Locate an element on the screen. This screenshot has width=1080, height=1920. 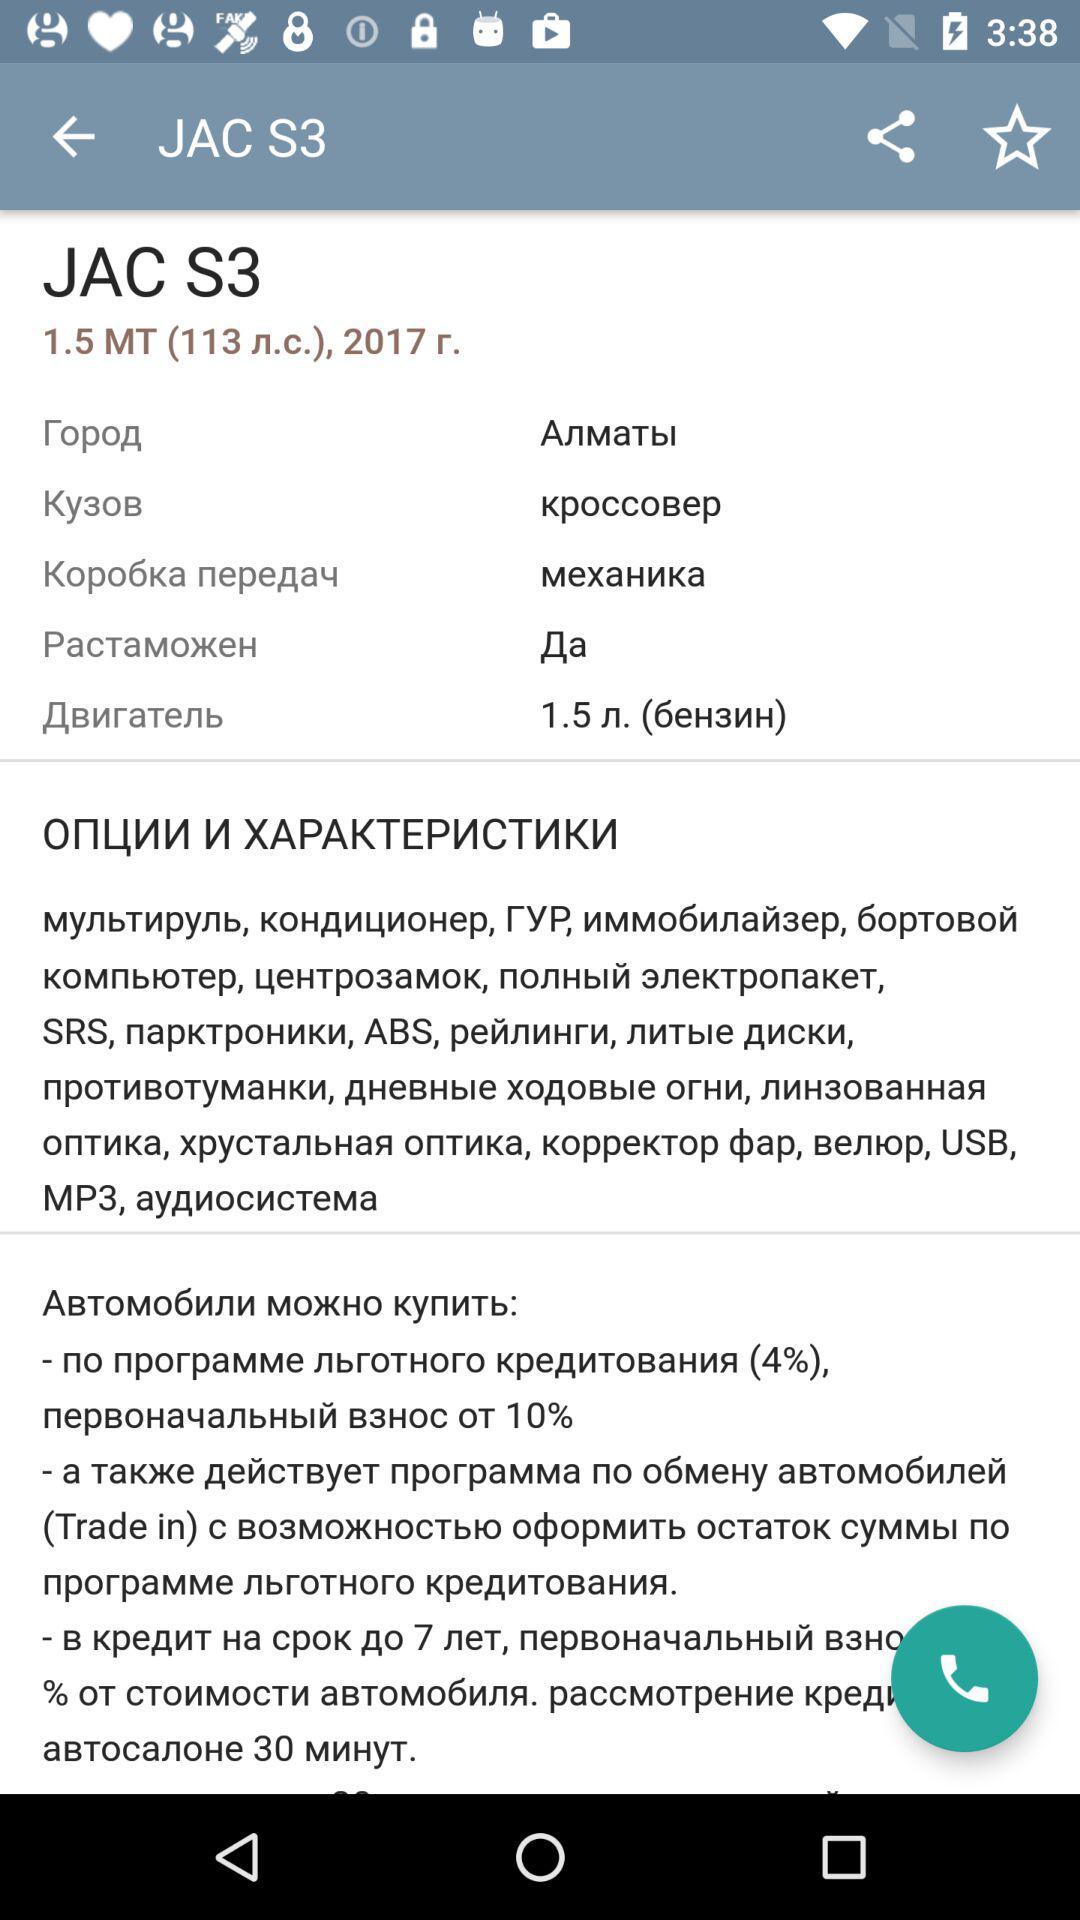
the item at the bottom right corner is located at coordinates (963, 1678).